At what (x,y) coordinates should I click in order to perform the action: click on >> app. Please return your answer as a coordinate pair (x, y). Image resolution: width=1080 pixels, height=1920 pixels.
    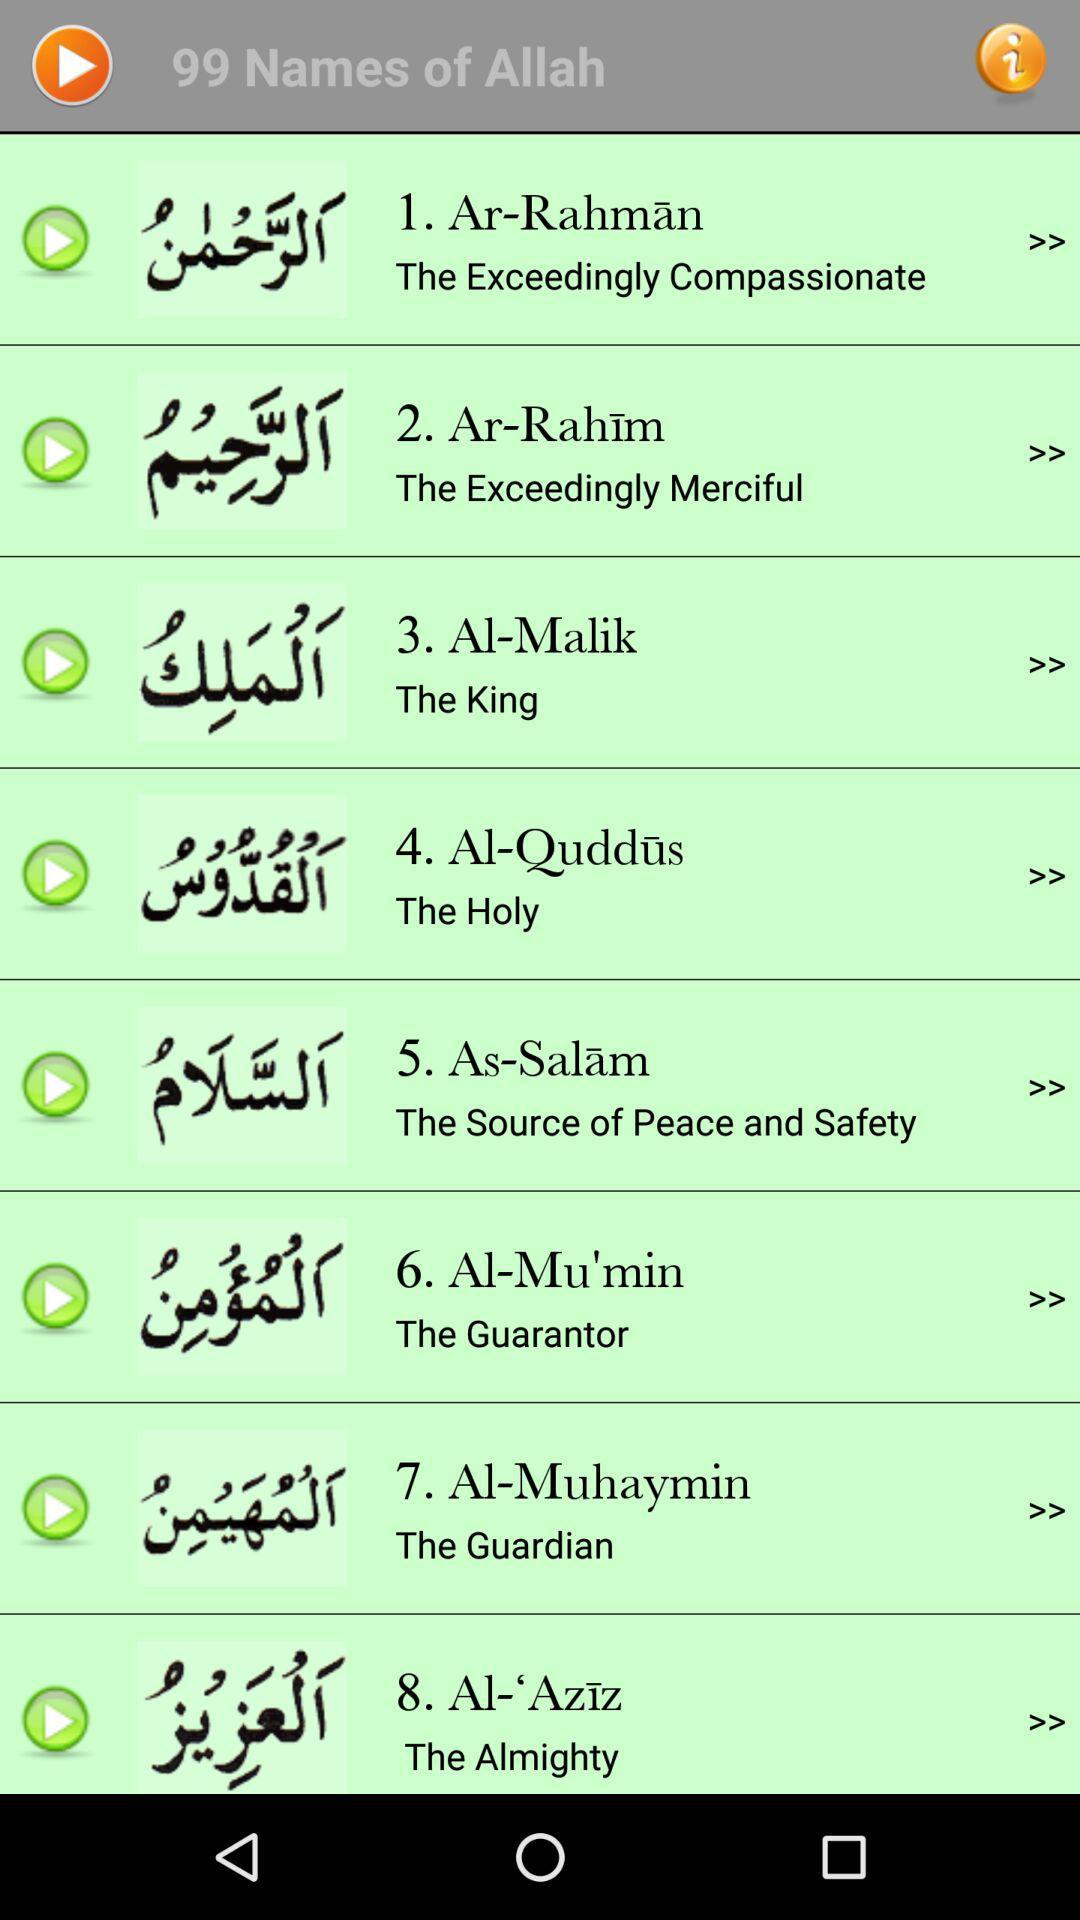
    Looking at the image, I should click on (1045, 873).